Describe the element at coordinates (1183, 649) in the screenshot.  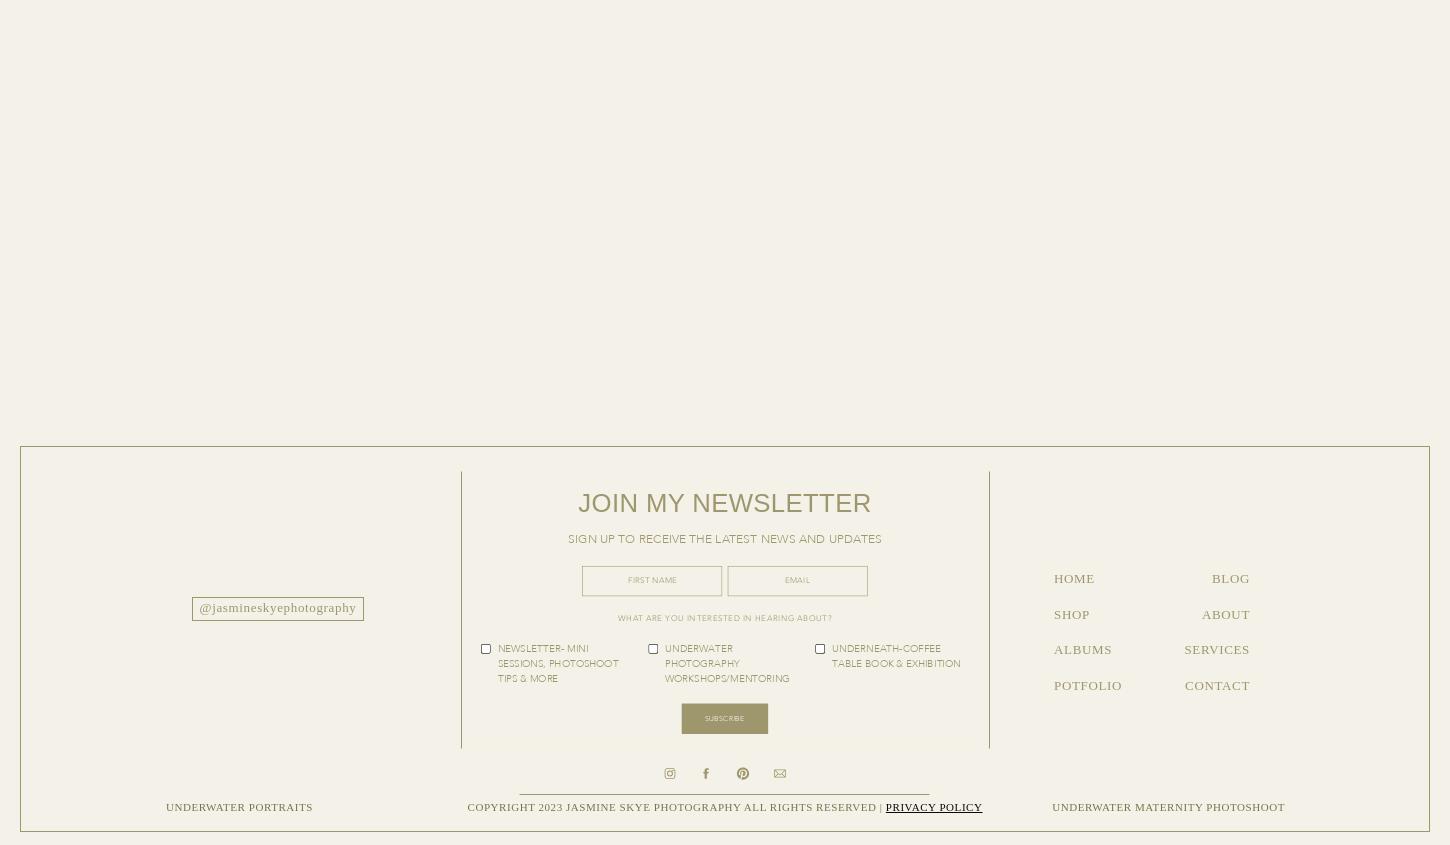
I see `'SERVICES'` at that location.